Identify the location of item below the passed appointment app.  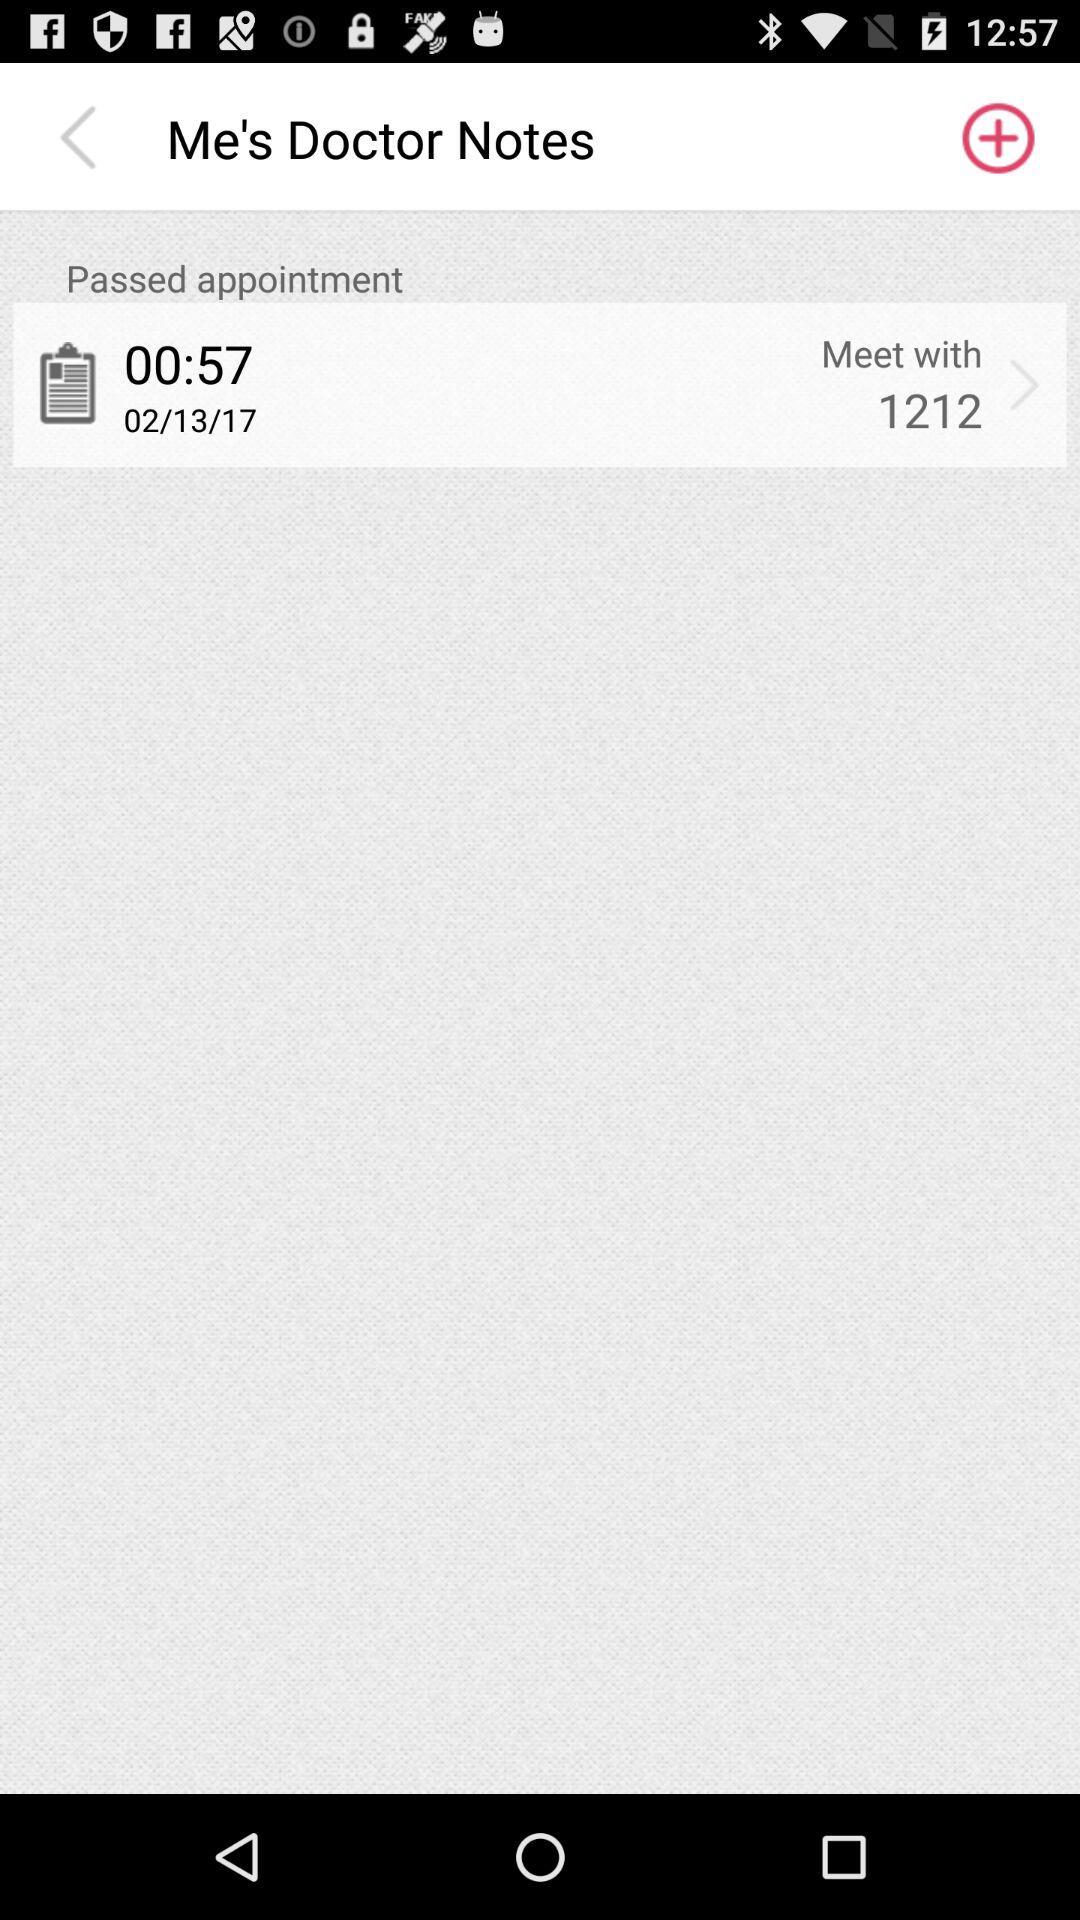
(901, 353).